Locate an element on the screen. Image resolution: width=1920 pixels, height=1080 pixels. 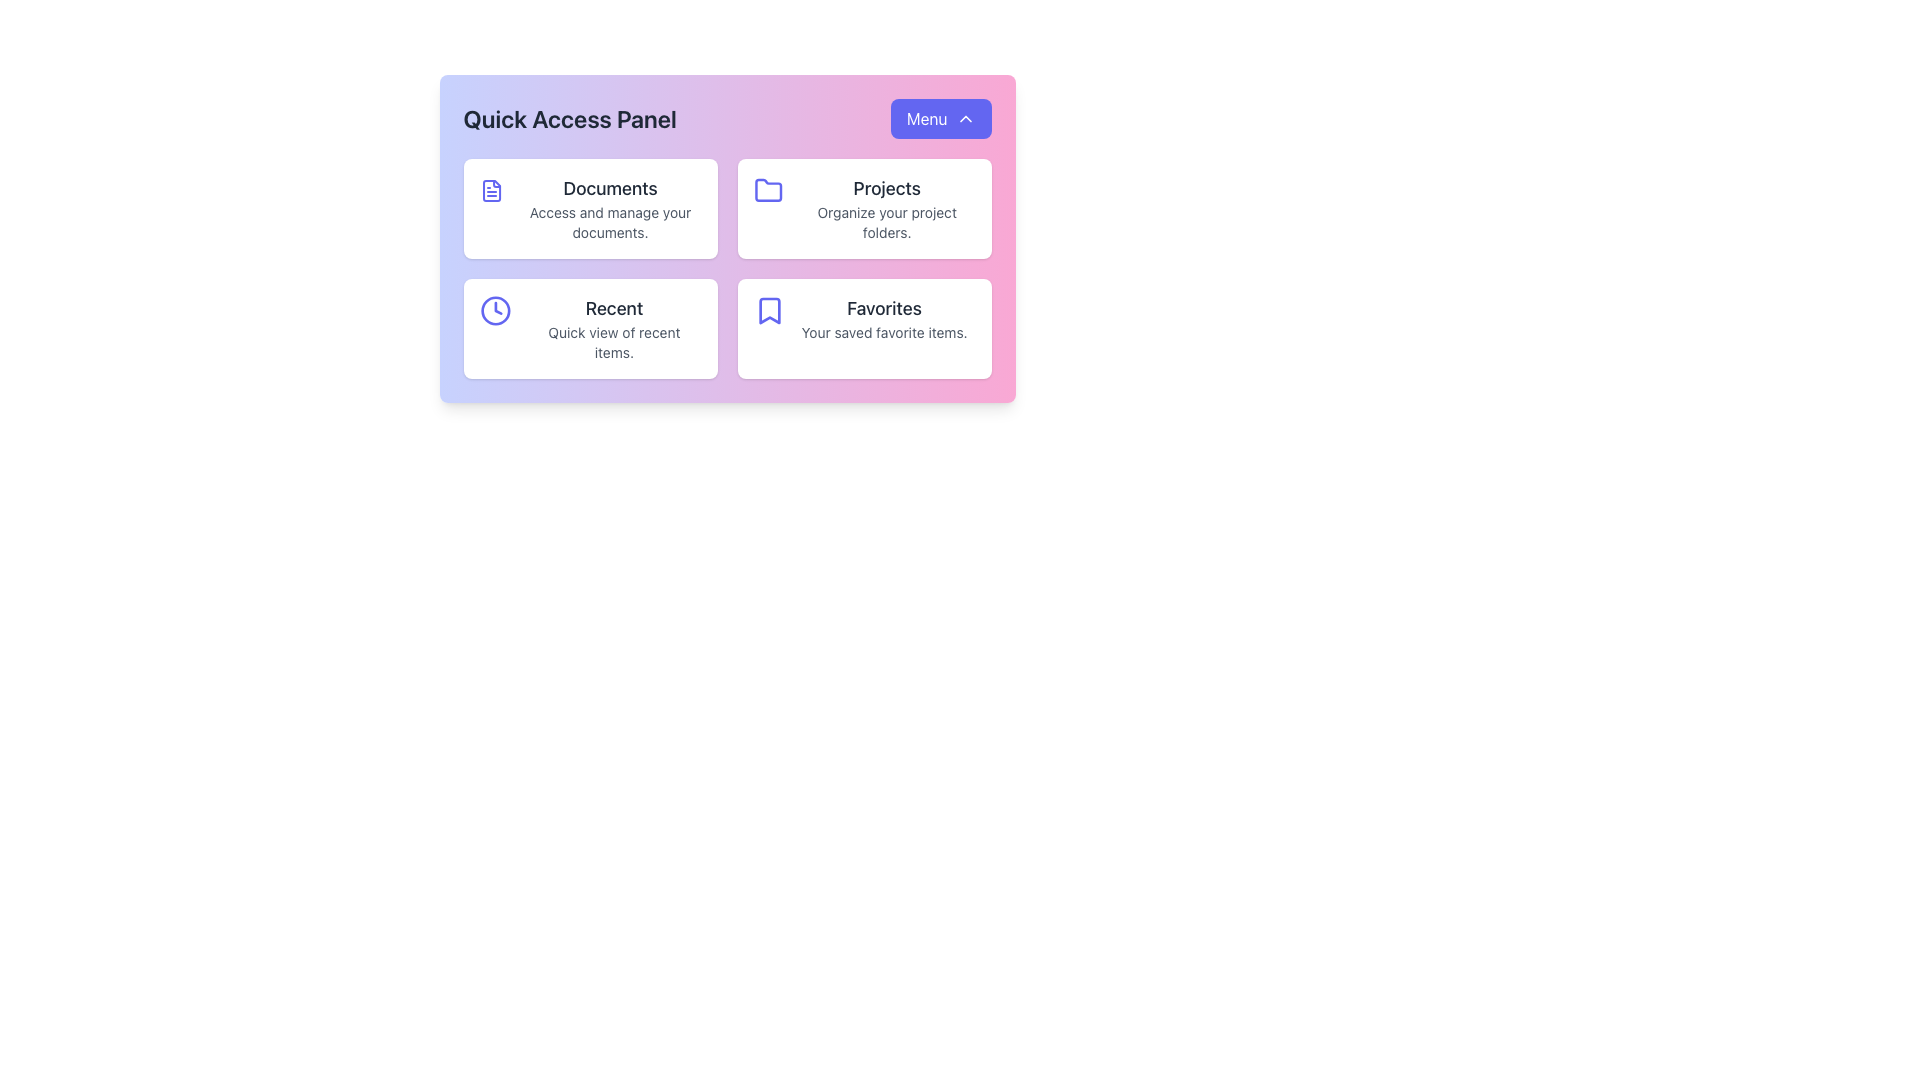
the title text of the 'Recent' section located in the second card of the first row in the 'Quick Access Panel' is located at coordinates (613, 308).